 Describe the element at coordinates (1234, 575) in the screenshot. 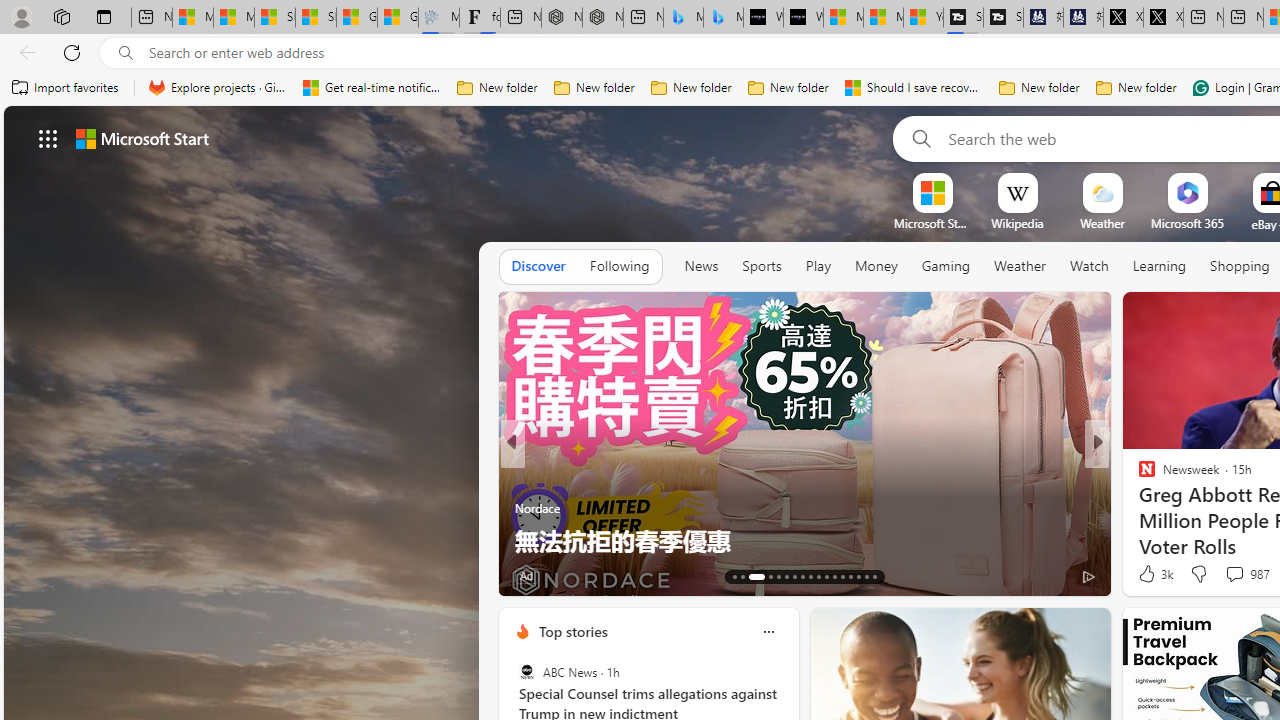

I see `'View comments 22 Comment'` at that location.